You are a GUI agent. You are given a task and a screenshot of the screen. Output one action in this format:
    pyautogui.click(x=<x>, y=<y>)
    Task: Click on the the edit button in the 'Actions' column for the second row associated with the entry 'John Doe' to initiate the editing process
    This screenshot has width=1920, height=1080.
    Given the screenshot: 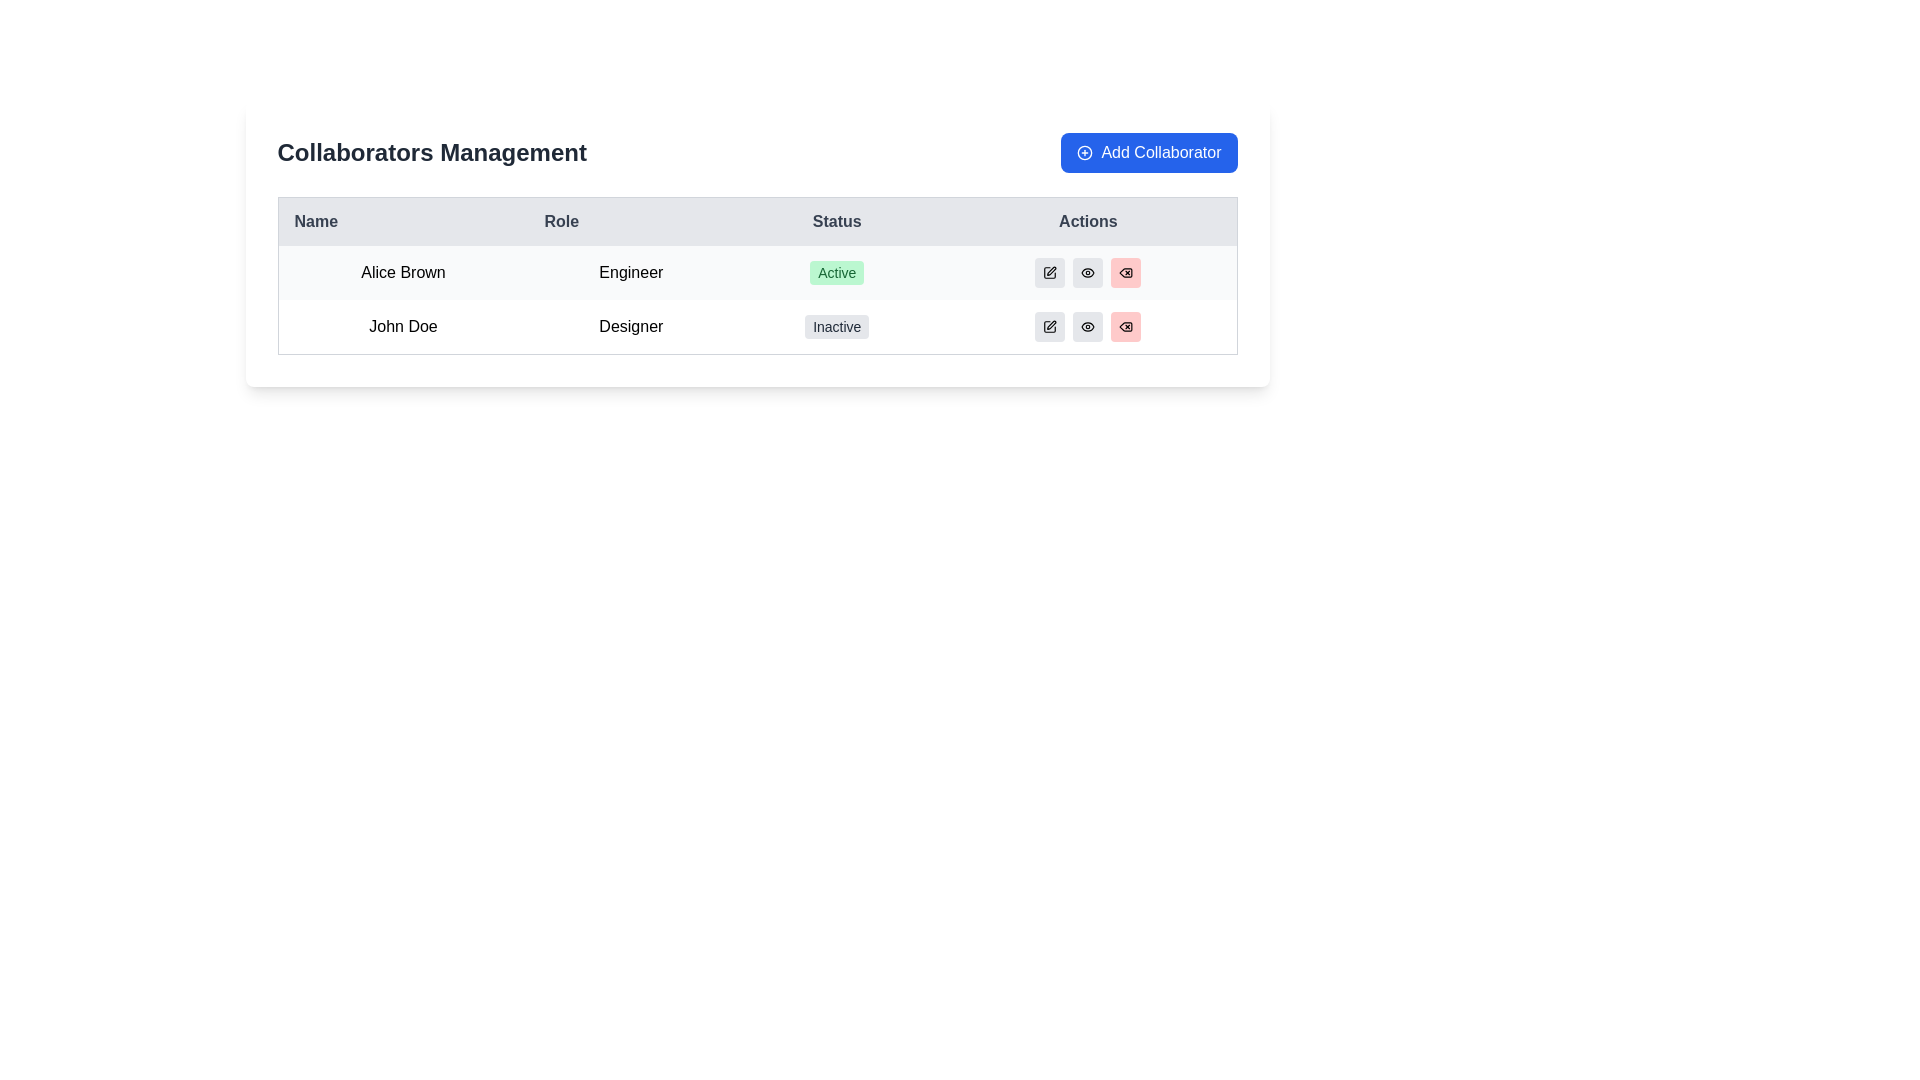 What is the action you would take?
    pyautogui.click(x=1049, y=326)
    